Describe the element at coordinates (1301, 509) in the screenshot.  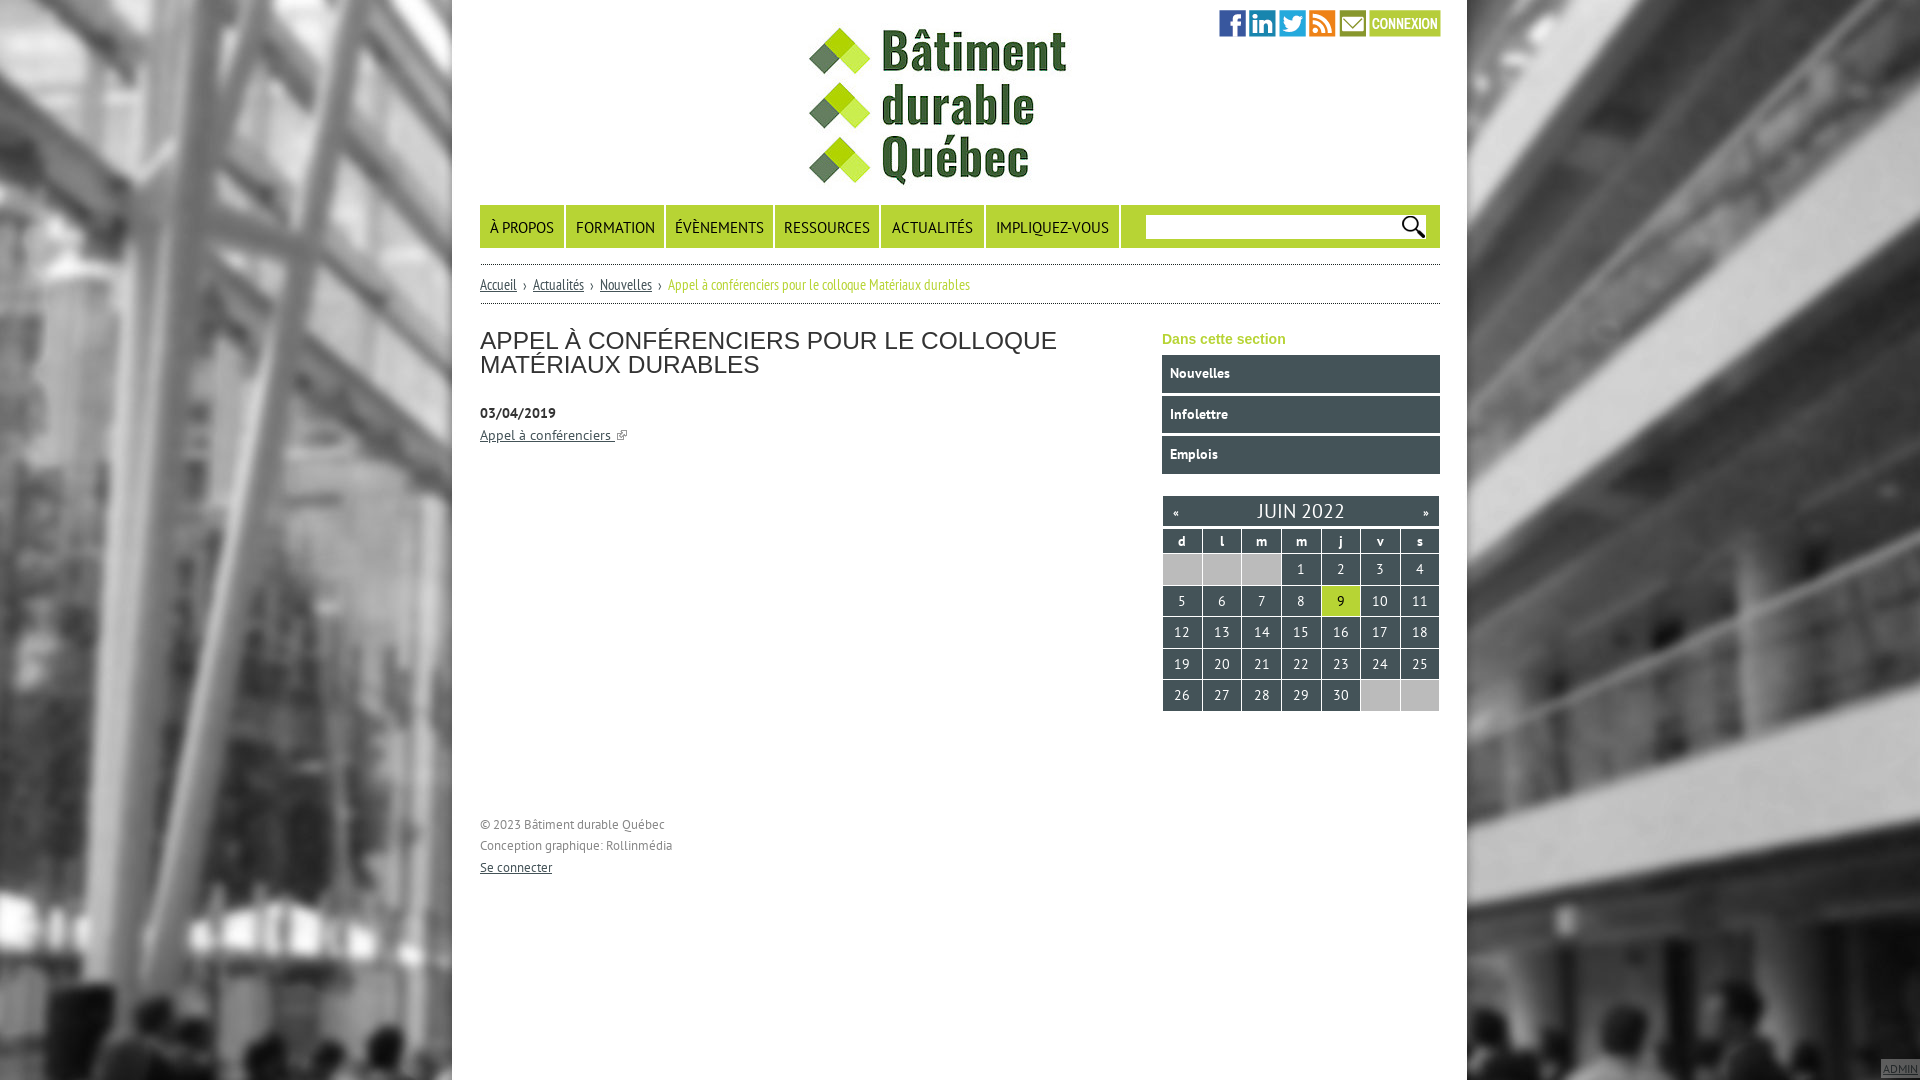
I see `'JUIN 2022'` at that location.